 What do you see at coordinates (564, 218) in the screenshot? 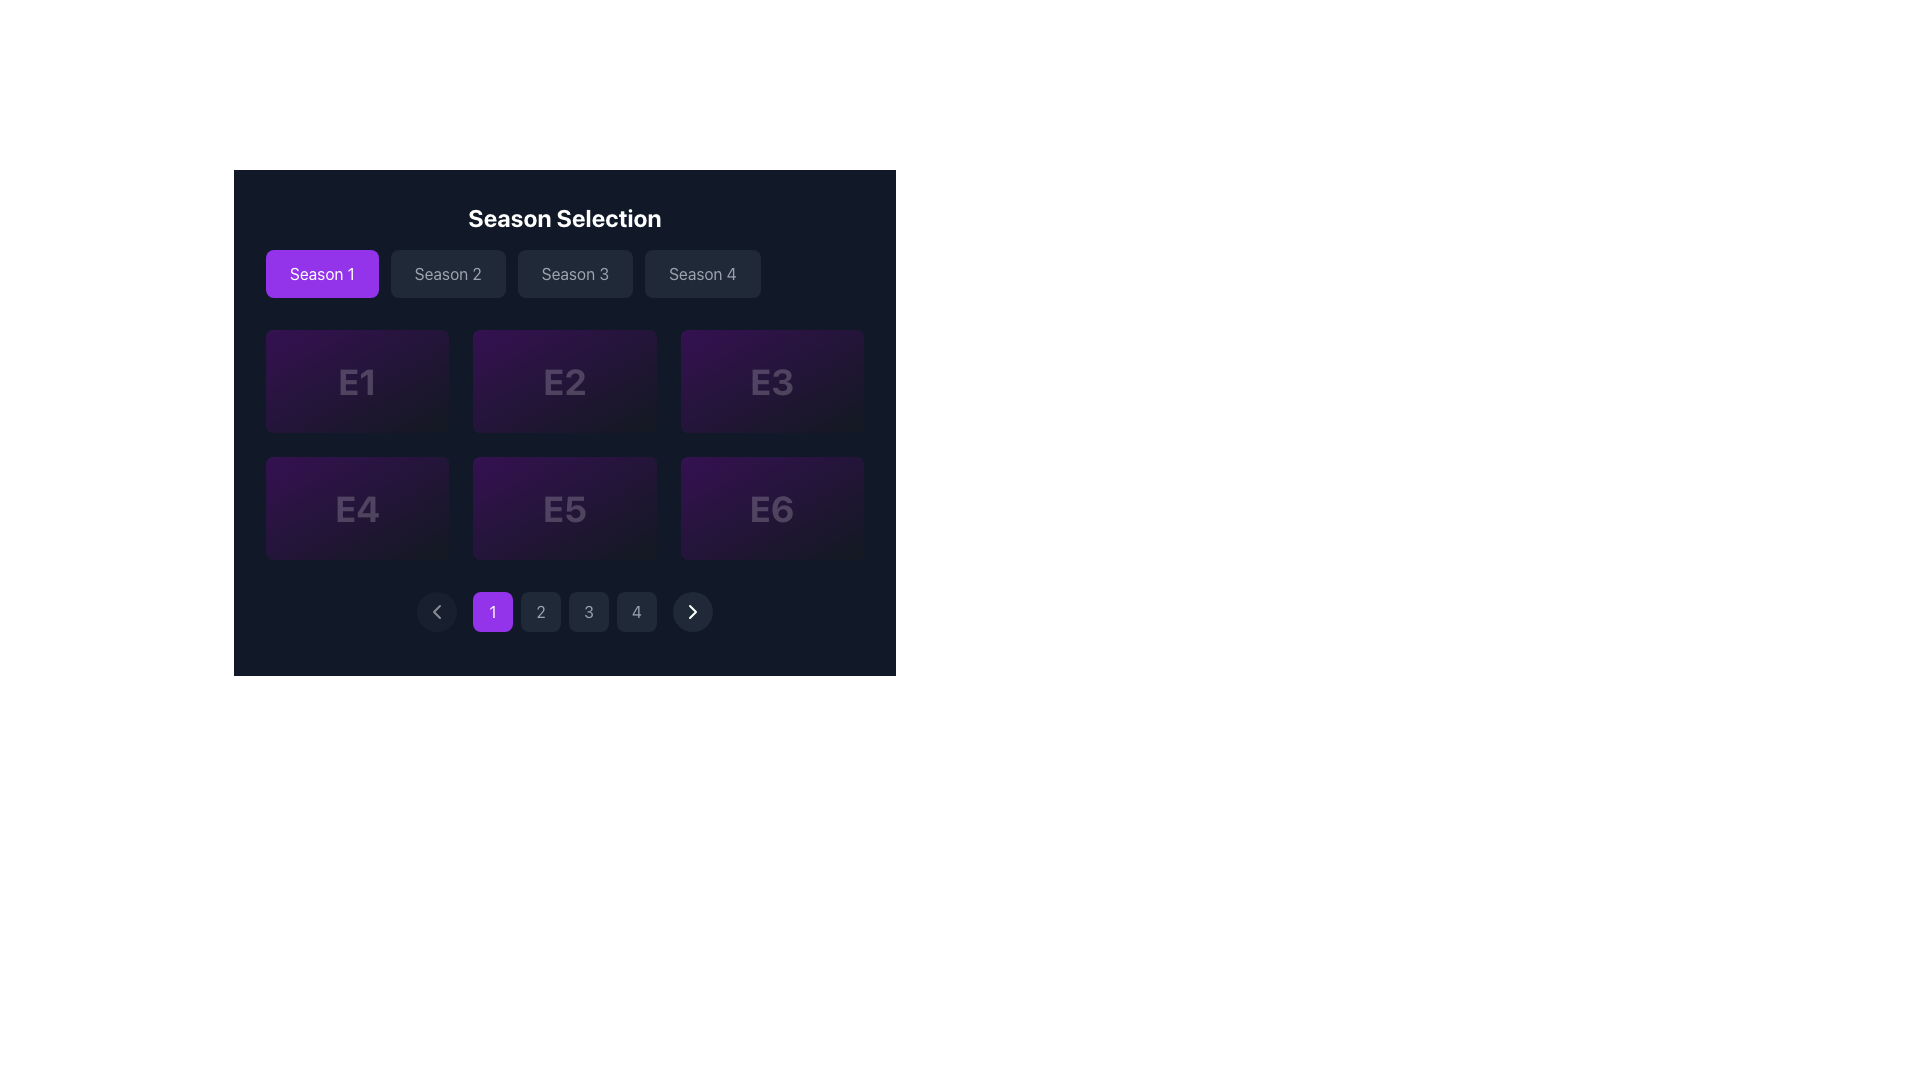
I see `the text label that says 'Season Selection', which is styled in bold, white text and is centered at the top of the dark background, indicating the title of the section` at bounding box center [564, 218].